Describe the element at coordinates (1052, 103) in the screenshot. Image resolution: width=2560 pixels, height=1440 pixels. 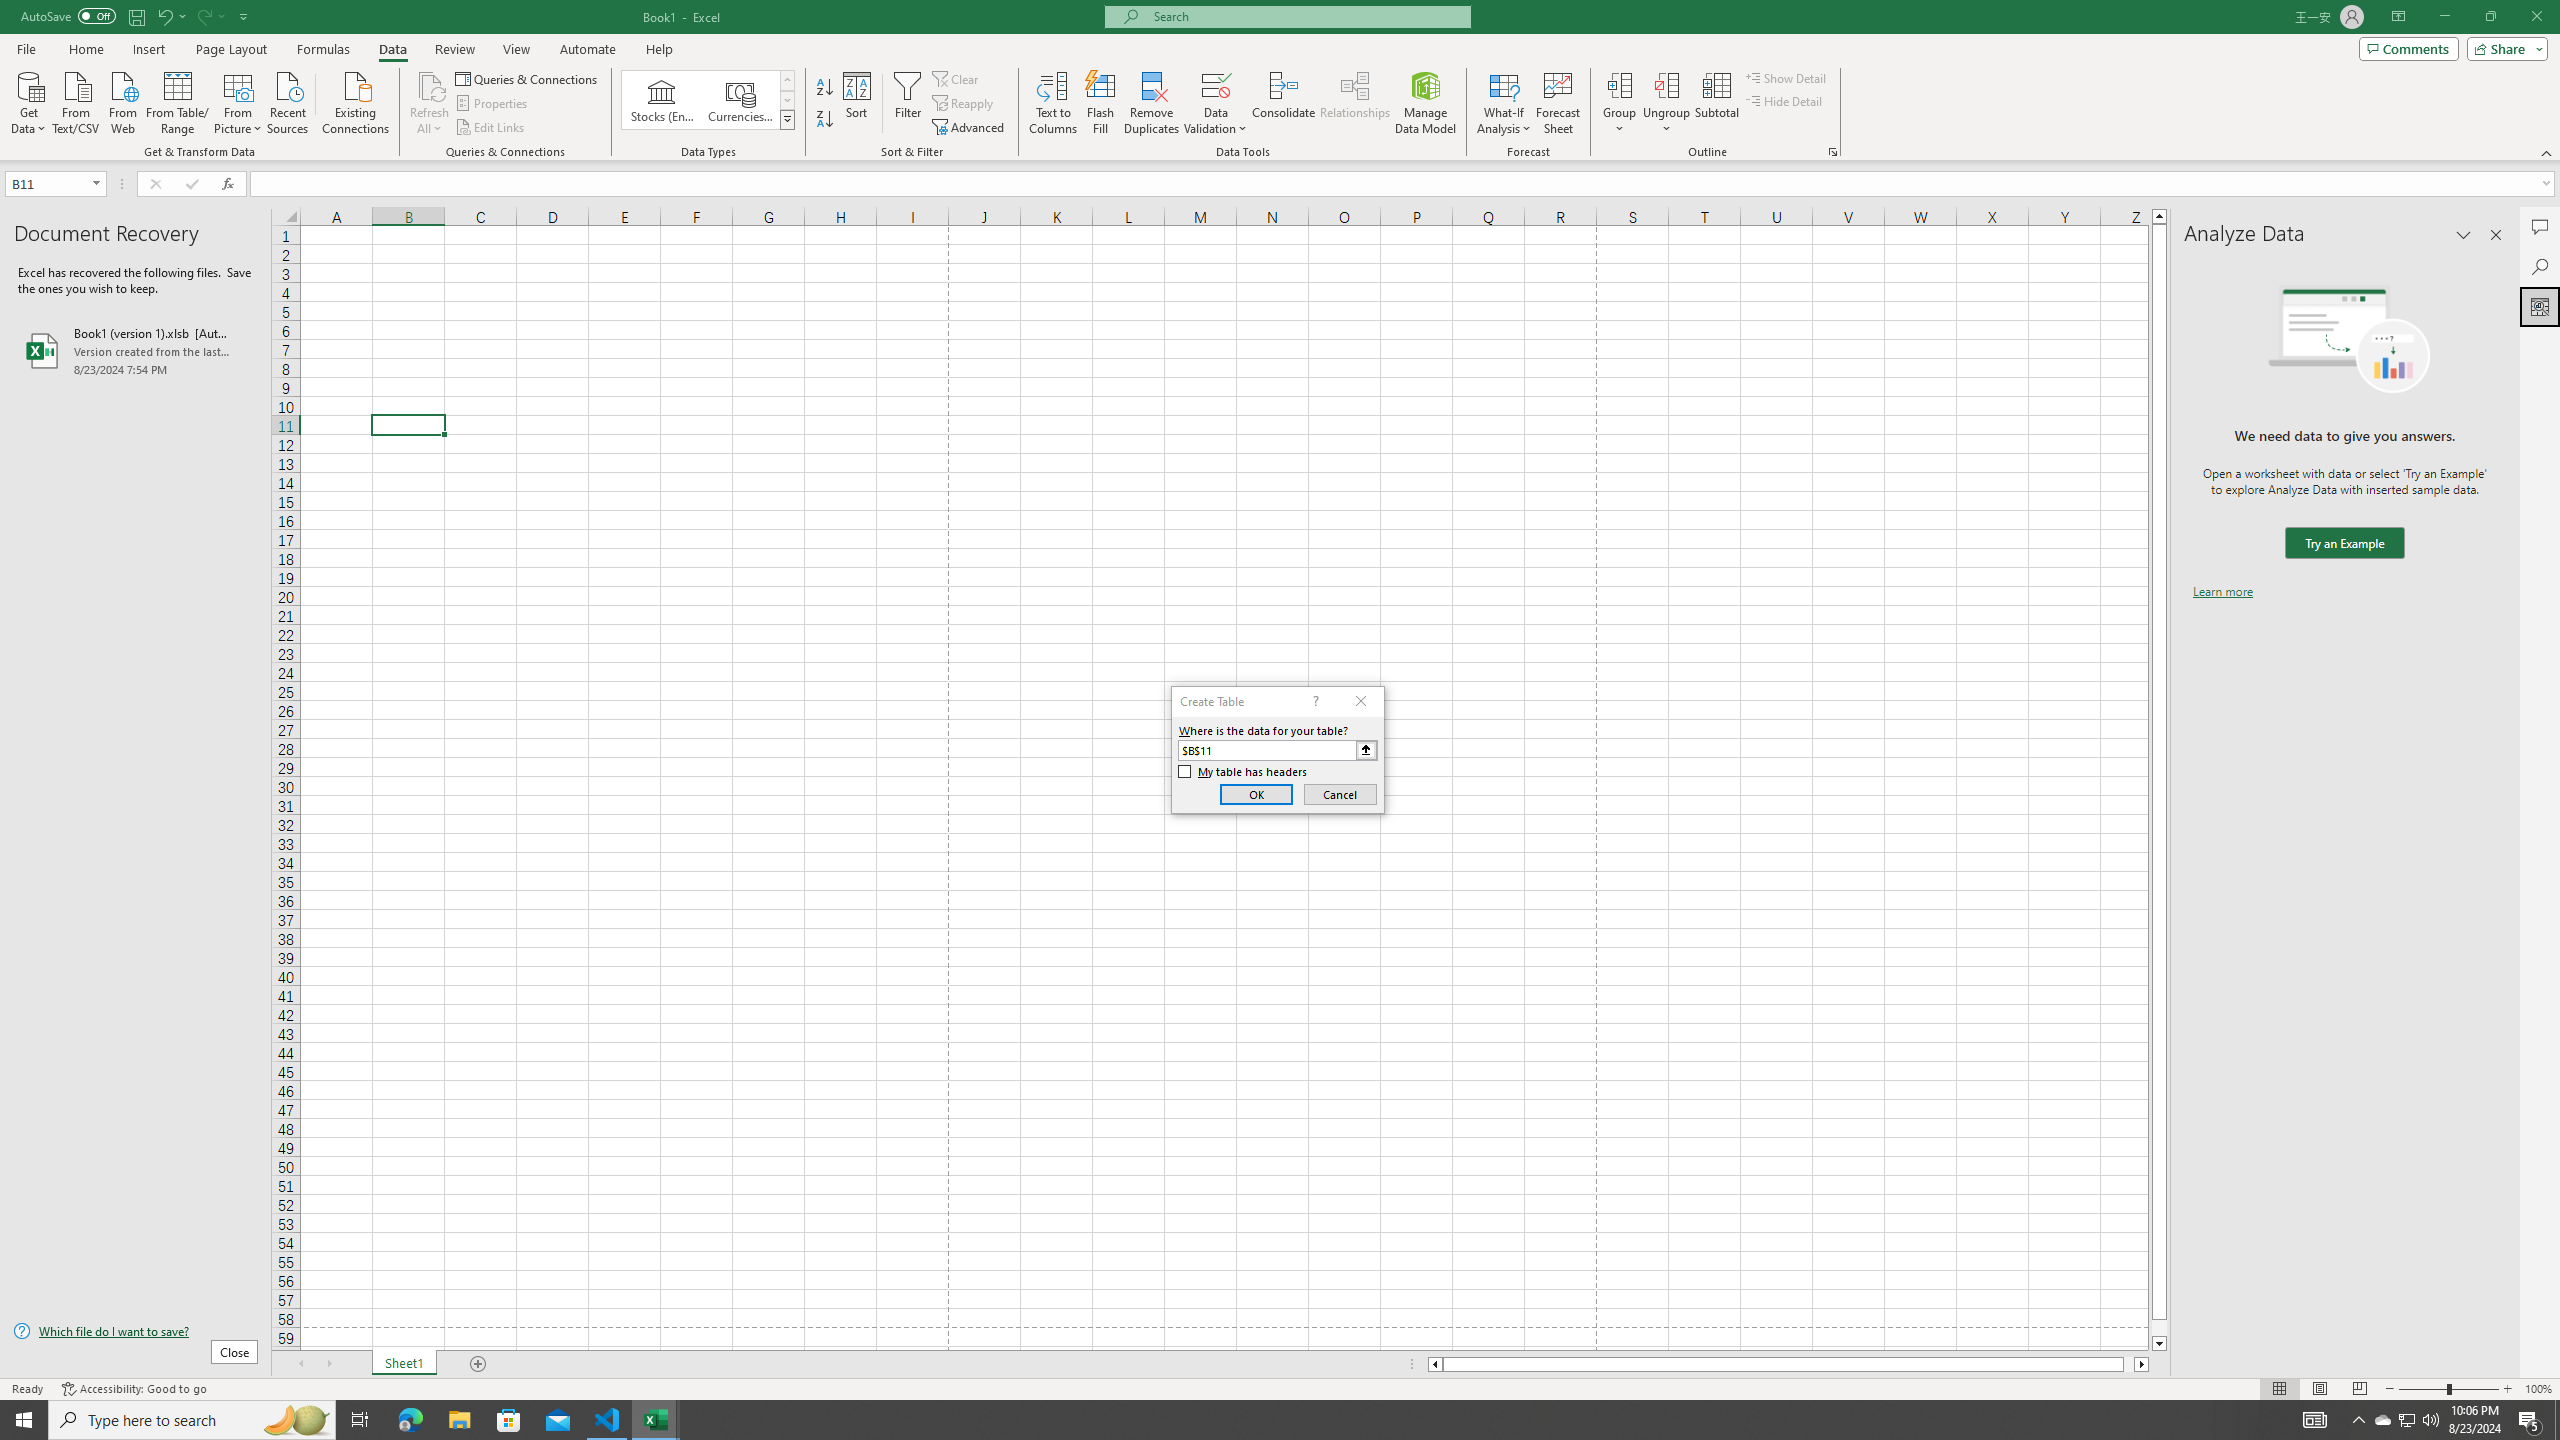
I see `'Text to Columns...'` at that location.